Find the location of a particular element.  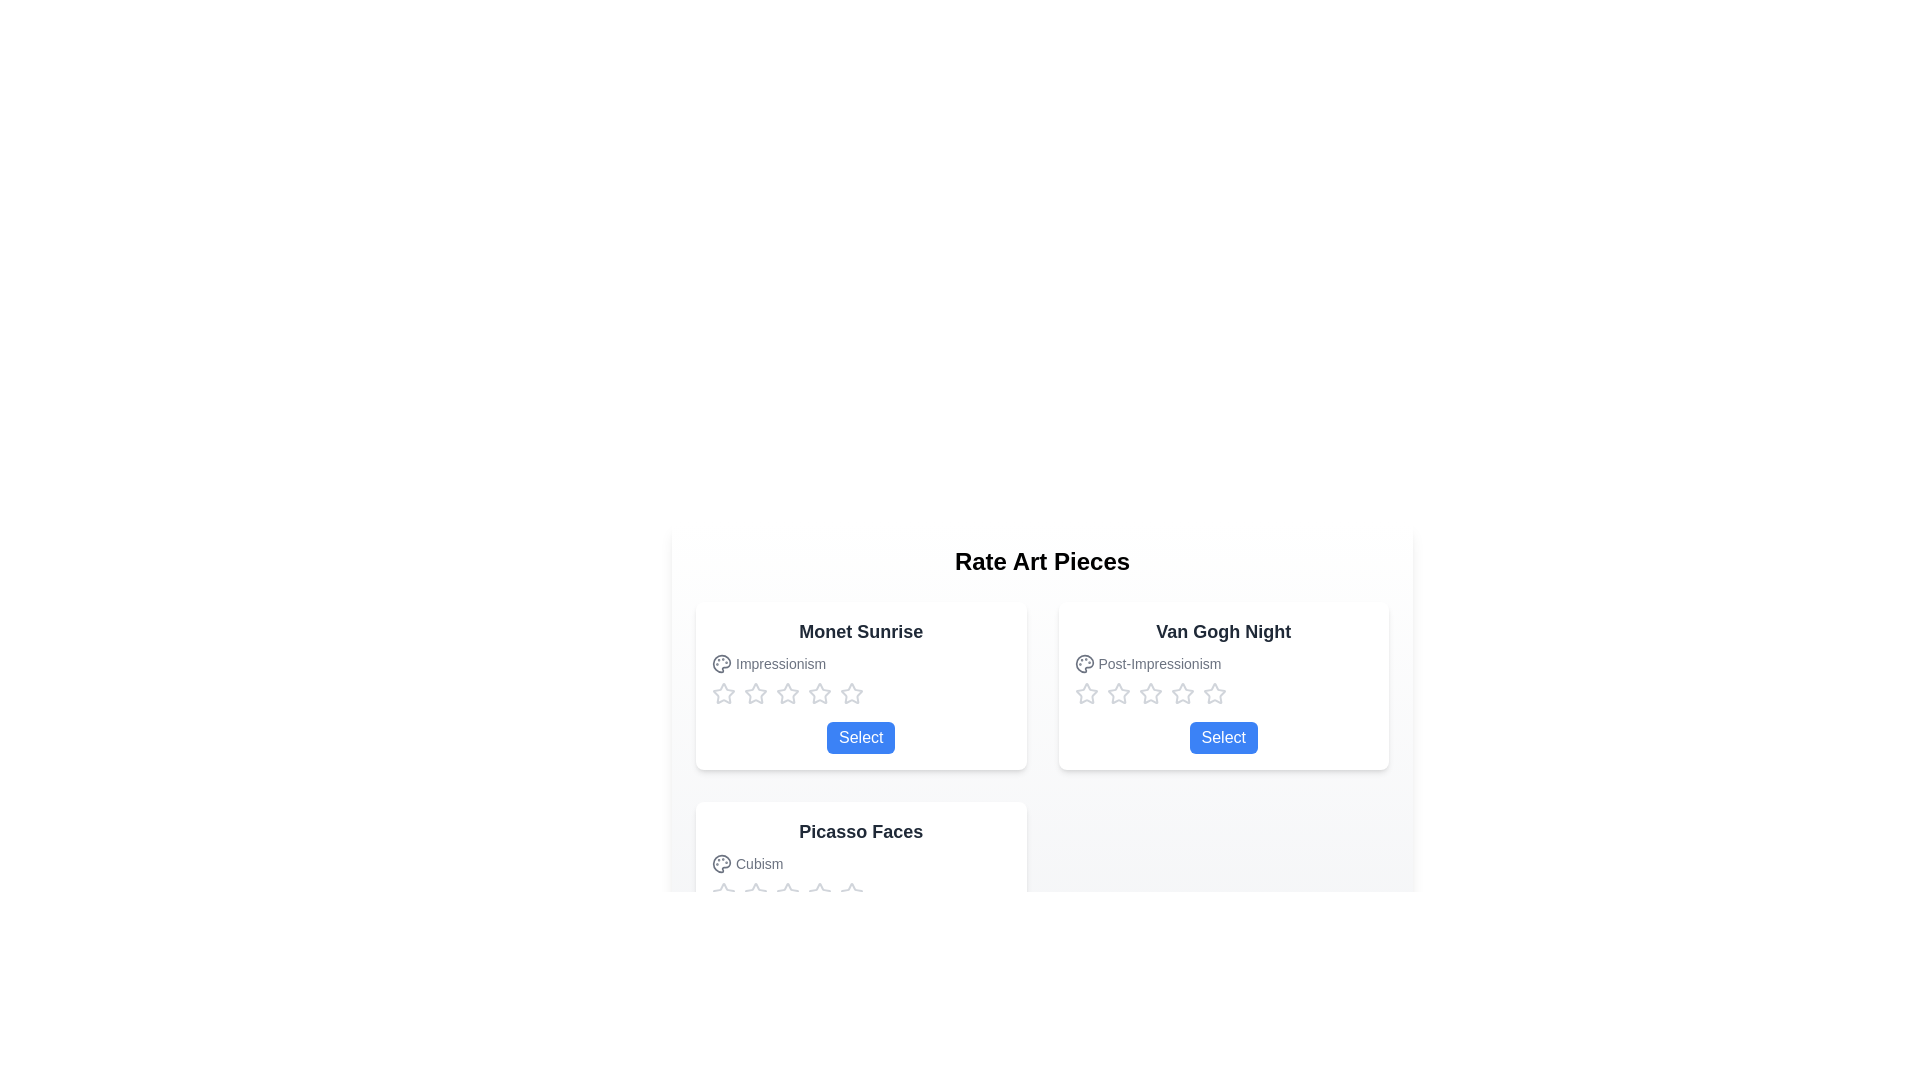

the fourth star icon in the rating system for the item 'Van Gogh Night' is located at coordinates (1213, 692).